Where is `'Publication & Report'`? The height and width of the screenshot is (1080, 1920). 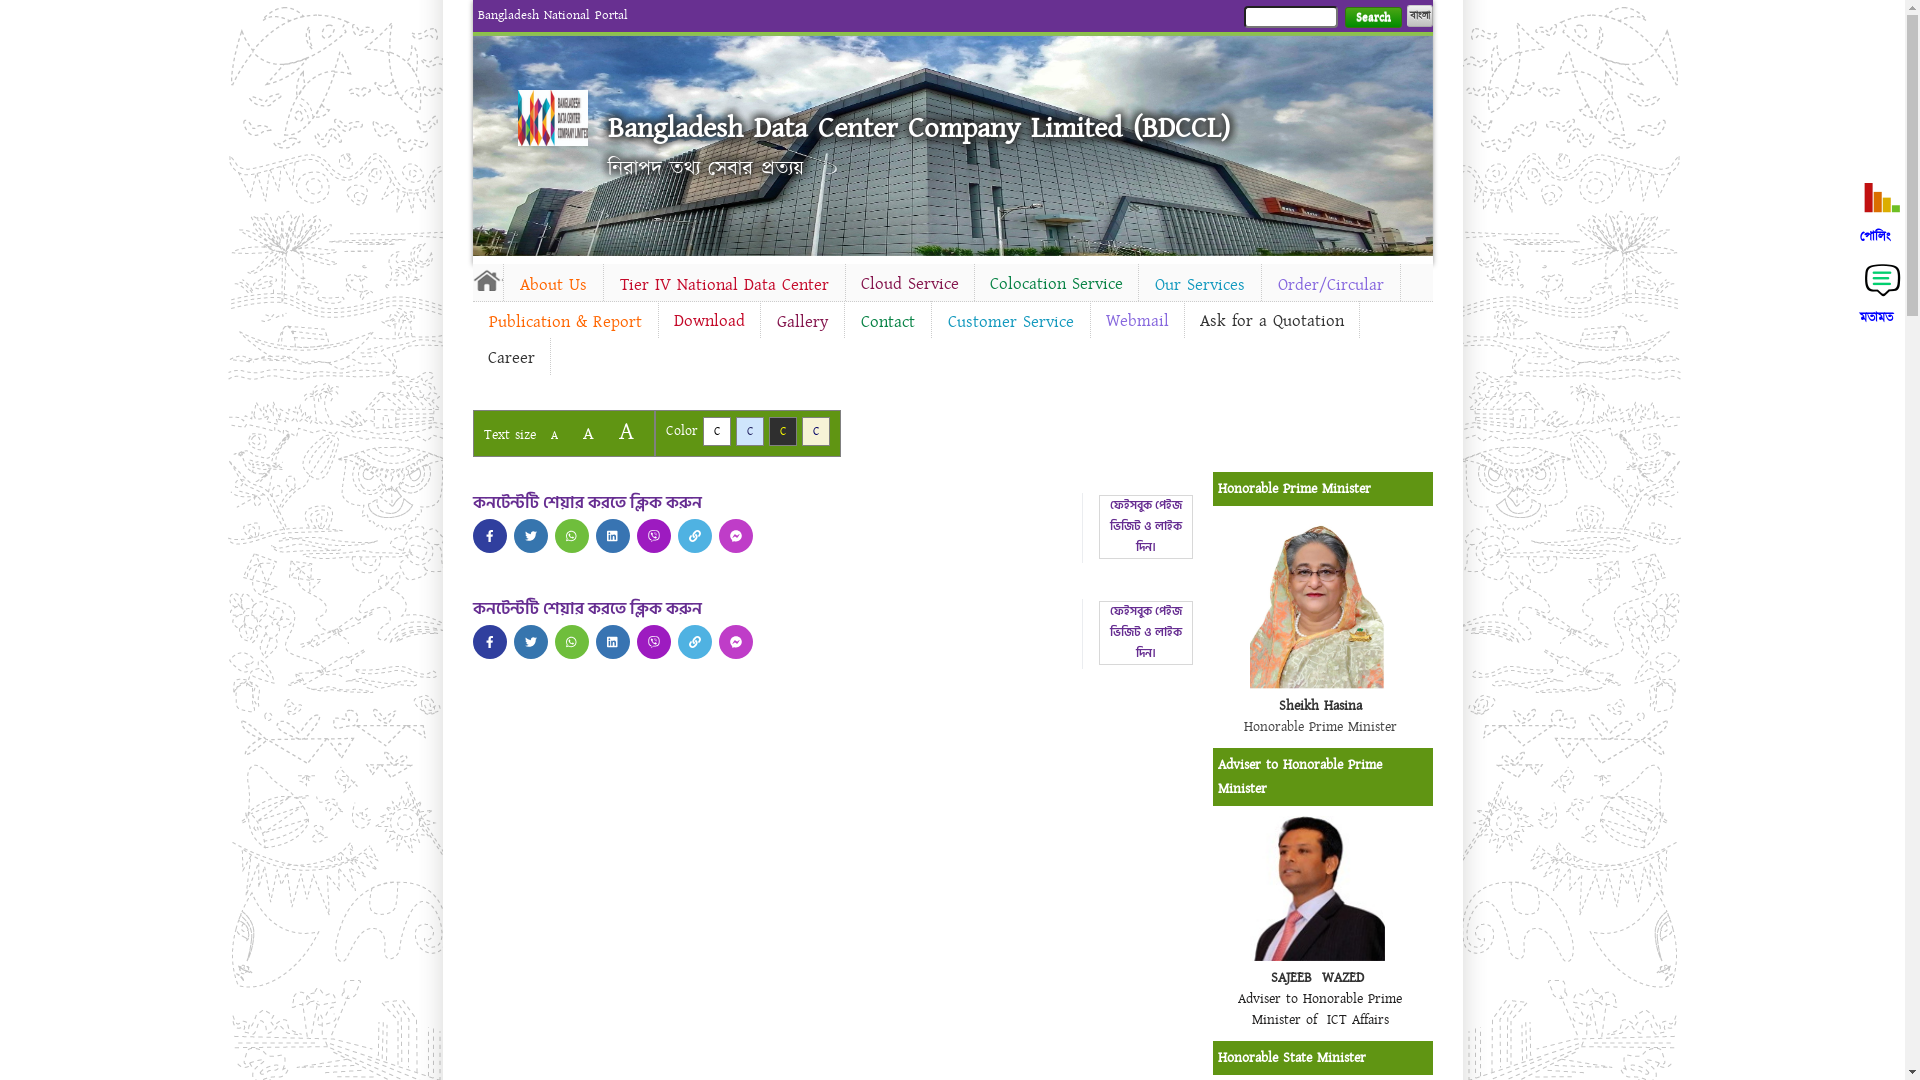
'Publication & Report' is located at coordinates (470, 320).